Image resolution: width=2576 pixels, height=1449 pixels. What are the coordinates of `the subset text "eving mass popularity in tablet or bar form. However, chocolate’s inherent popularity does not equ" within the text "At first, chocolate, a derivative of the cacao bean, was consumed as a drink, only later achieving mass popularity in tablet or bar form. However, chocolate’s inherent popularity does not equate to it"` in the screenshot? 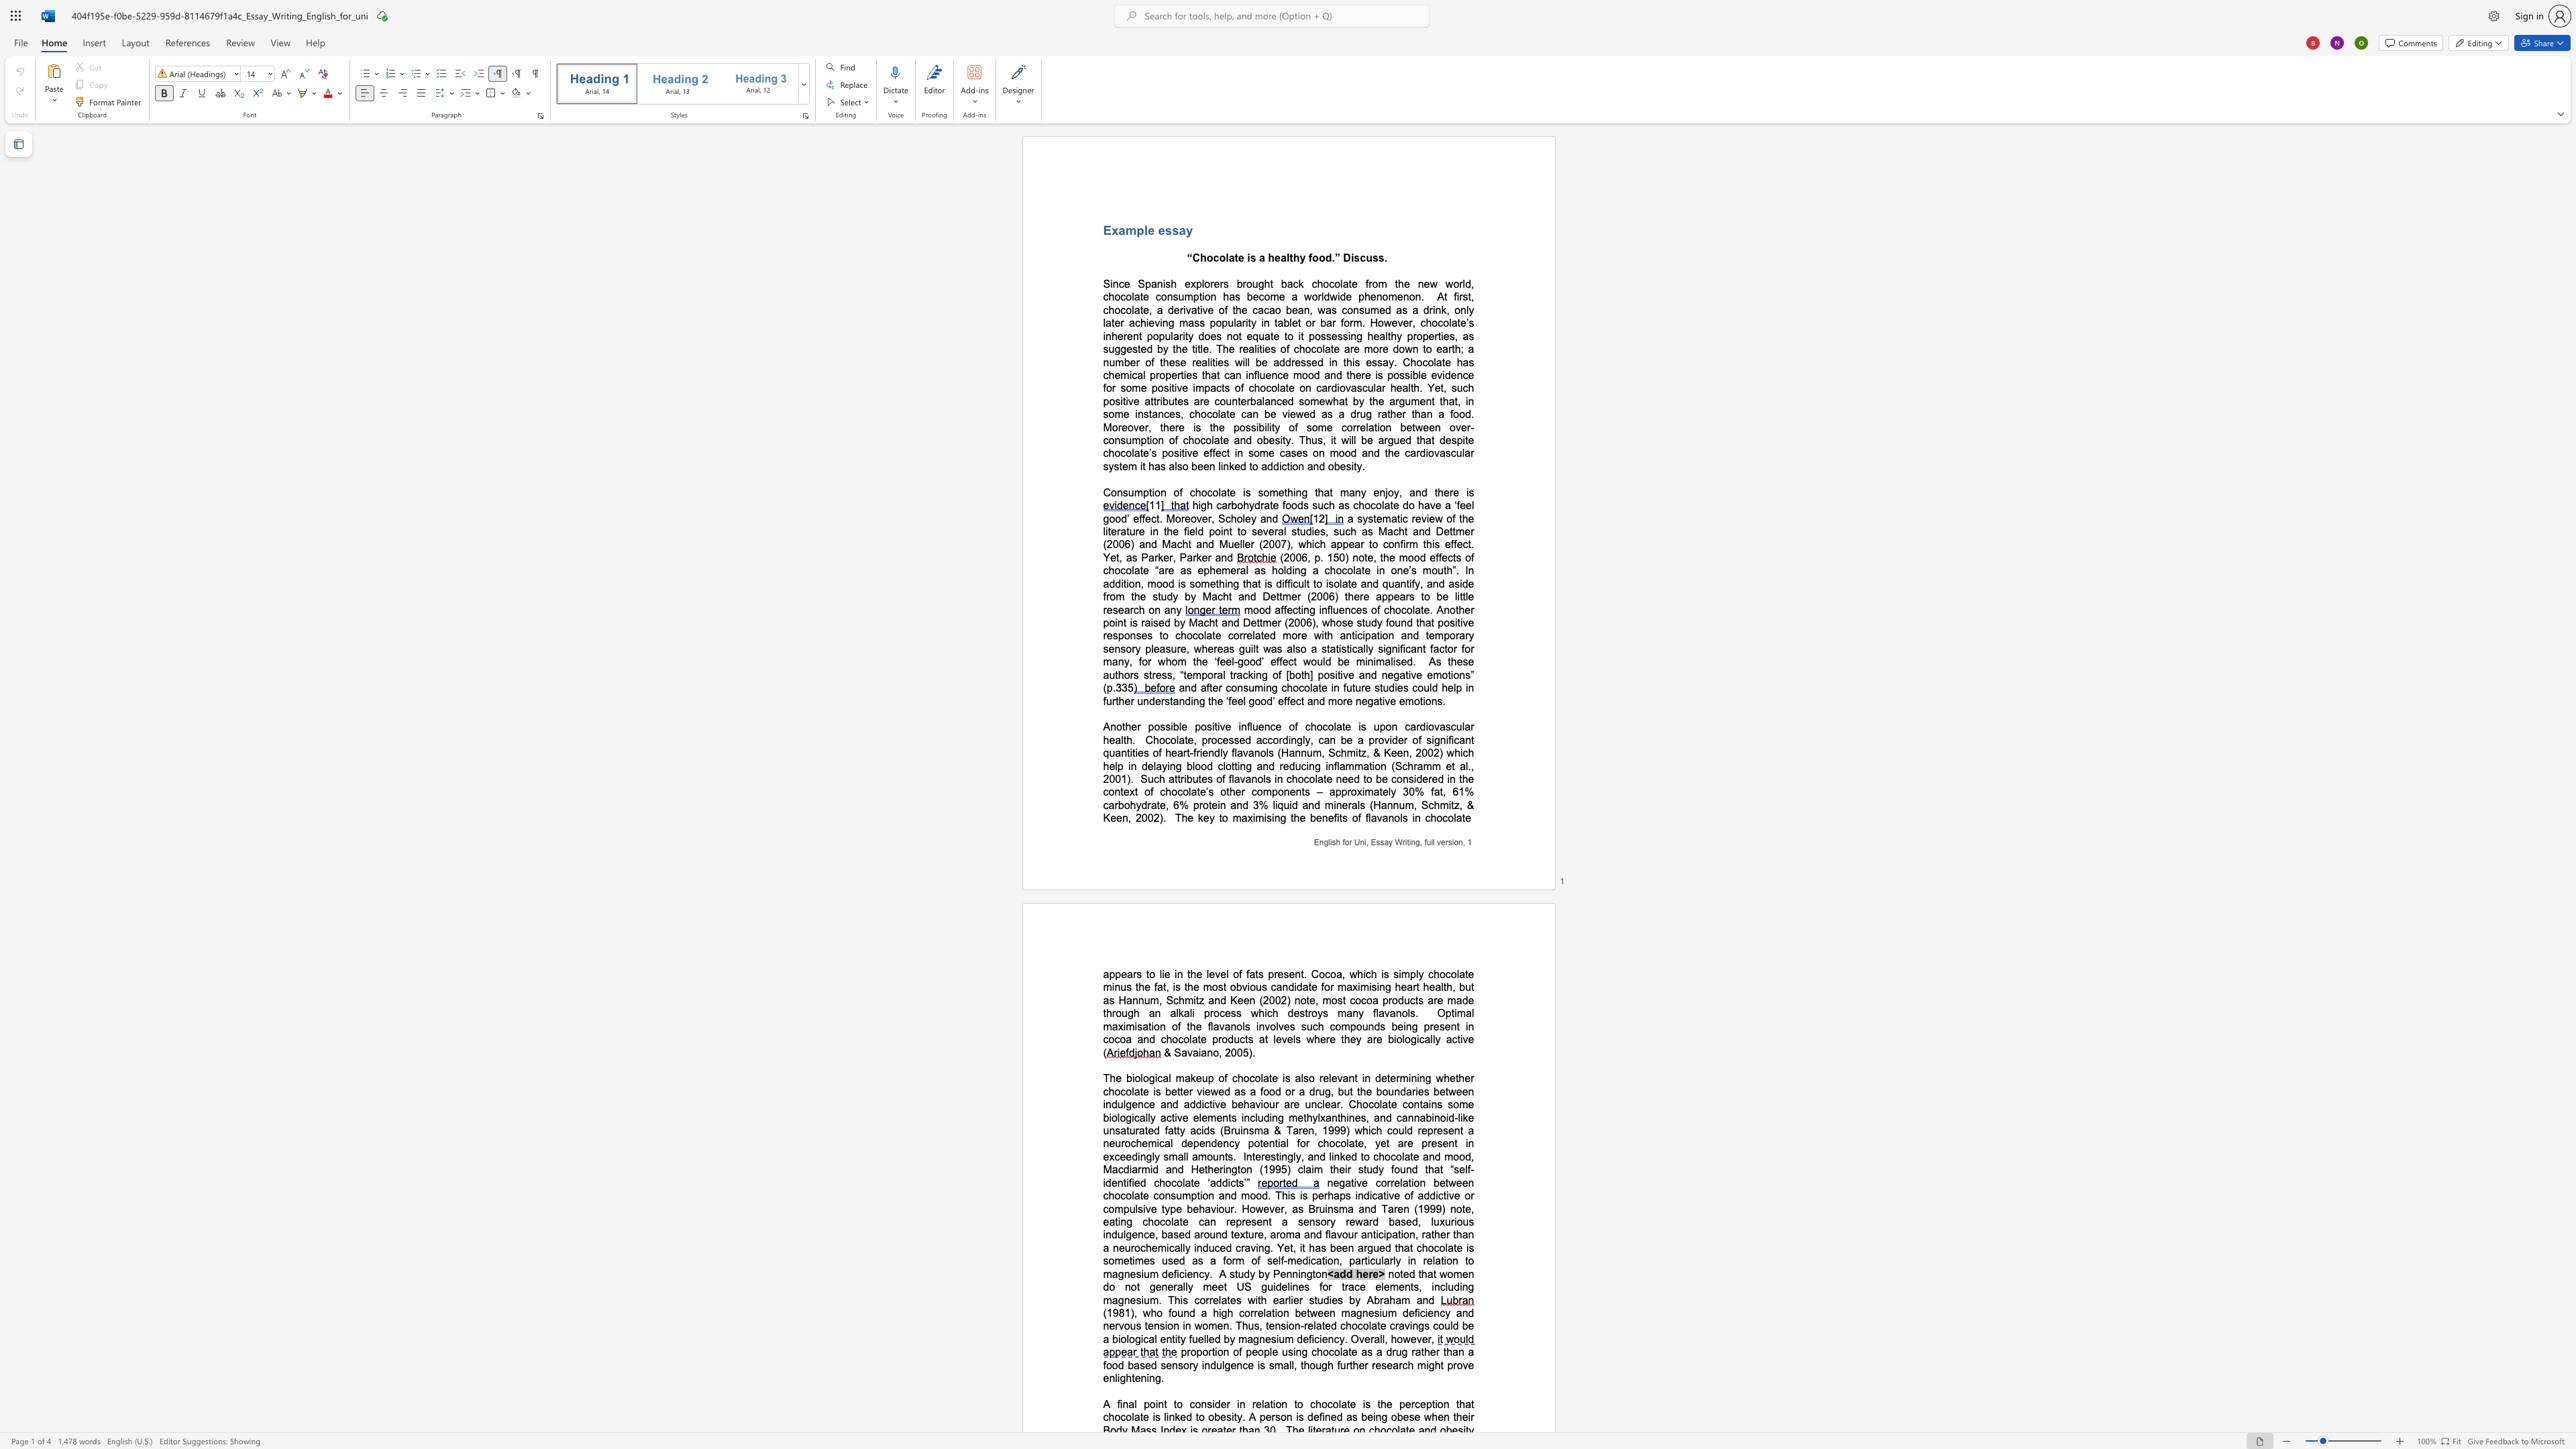 It's located at (1148, 321).